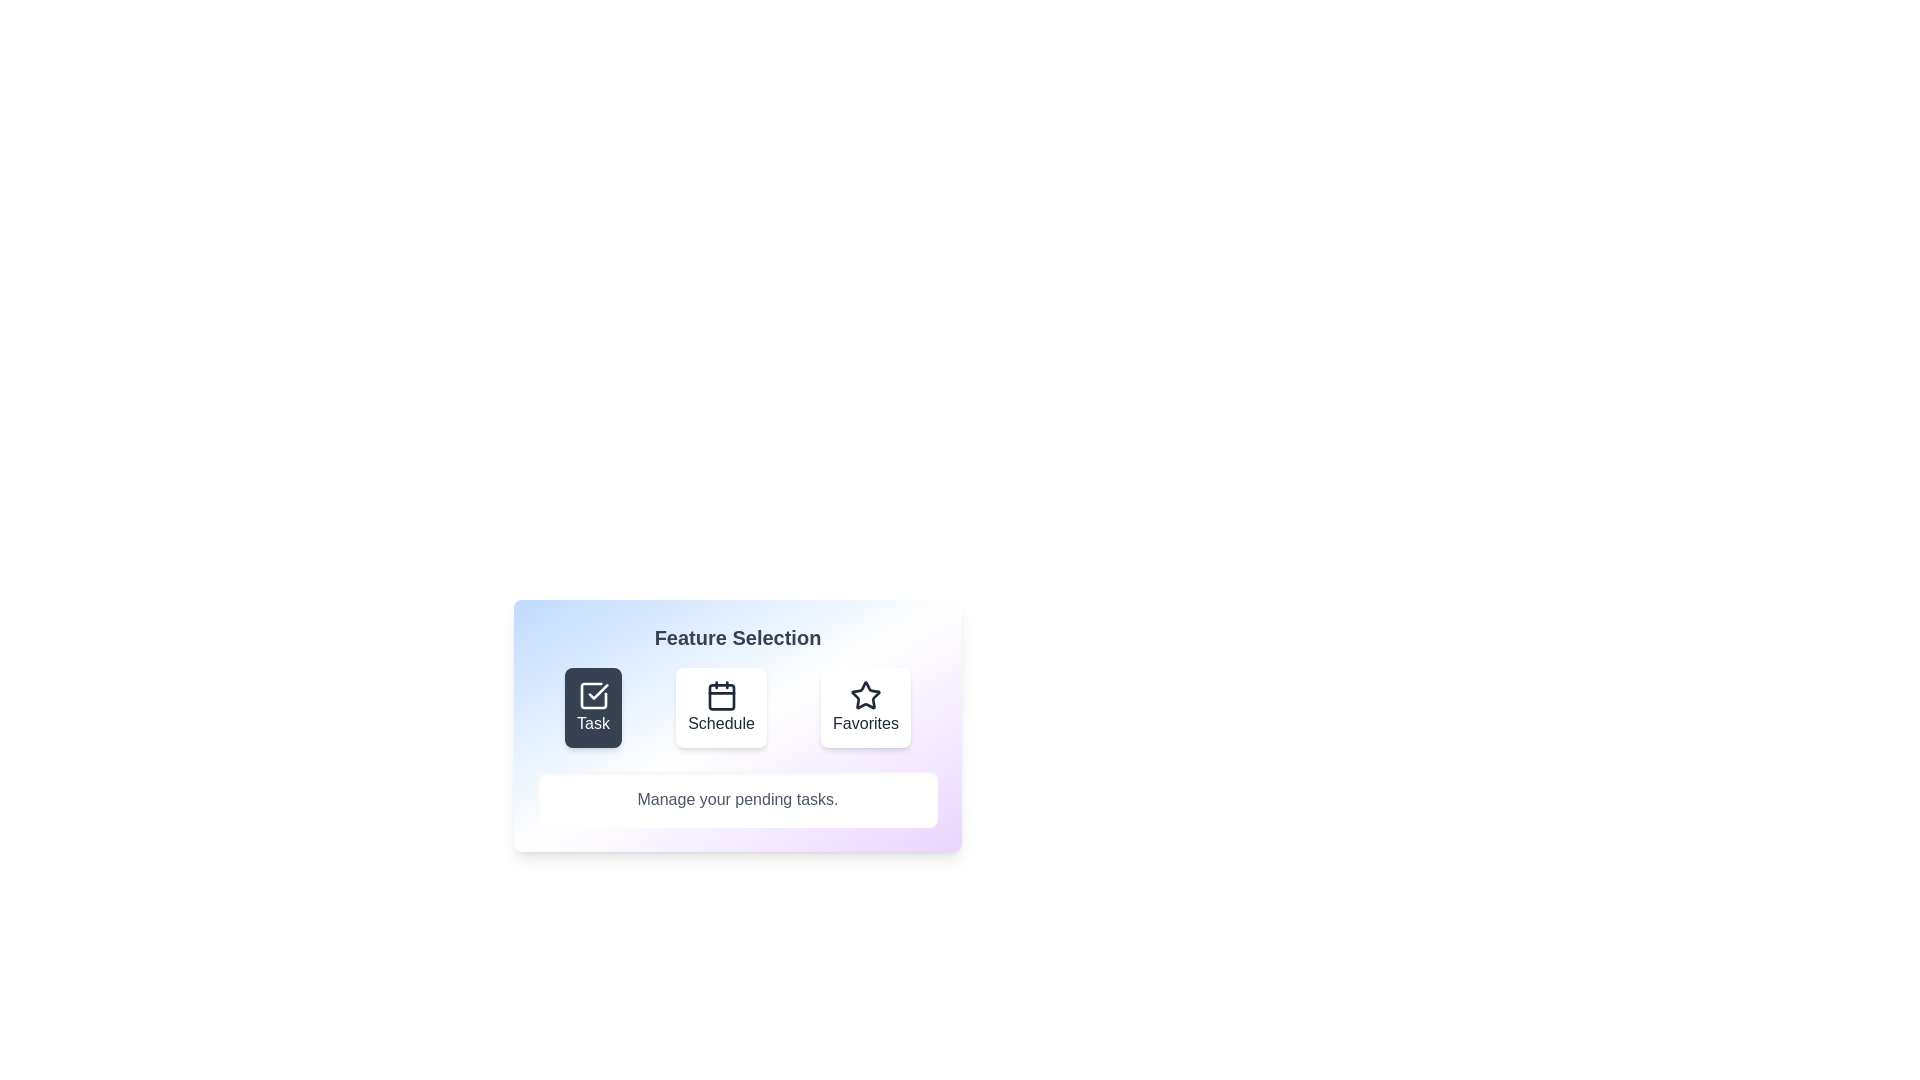 This screenshot has height=1080, width=1920. I want to click on the feature Schedule by clicking the corresponding button, so click(720, 707).